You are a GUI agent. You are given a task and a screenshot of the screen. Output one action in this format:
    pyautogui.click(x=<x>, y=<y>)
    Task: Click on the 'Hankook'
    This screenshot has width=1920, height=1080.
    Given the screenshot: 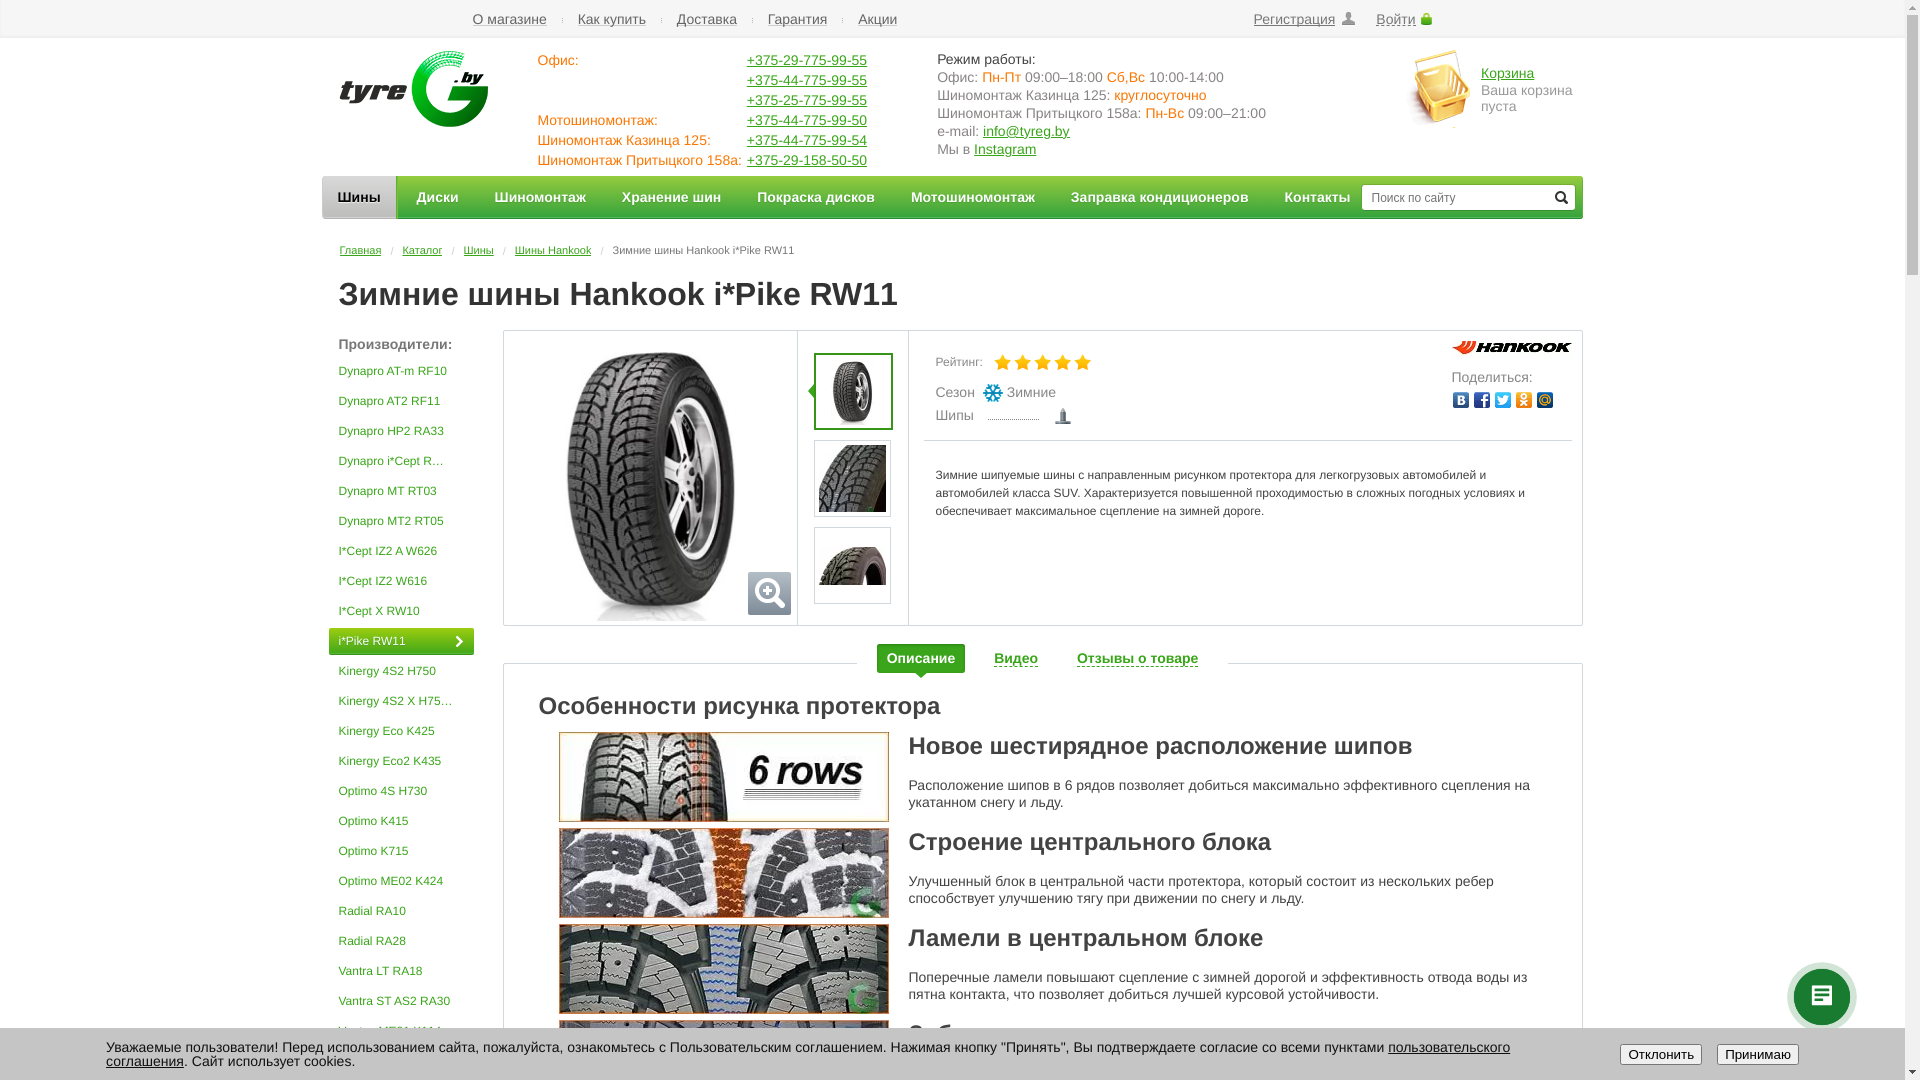 What is the action you would take?
    pyautogui.click(x=1451, y=349)
    